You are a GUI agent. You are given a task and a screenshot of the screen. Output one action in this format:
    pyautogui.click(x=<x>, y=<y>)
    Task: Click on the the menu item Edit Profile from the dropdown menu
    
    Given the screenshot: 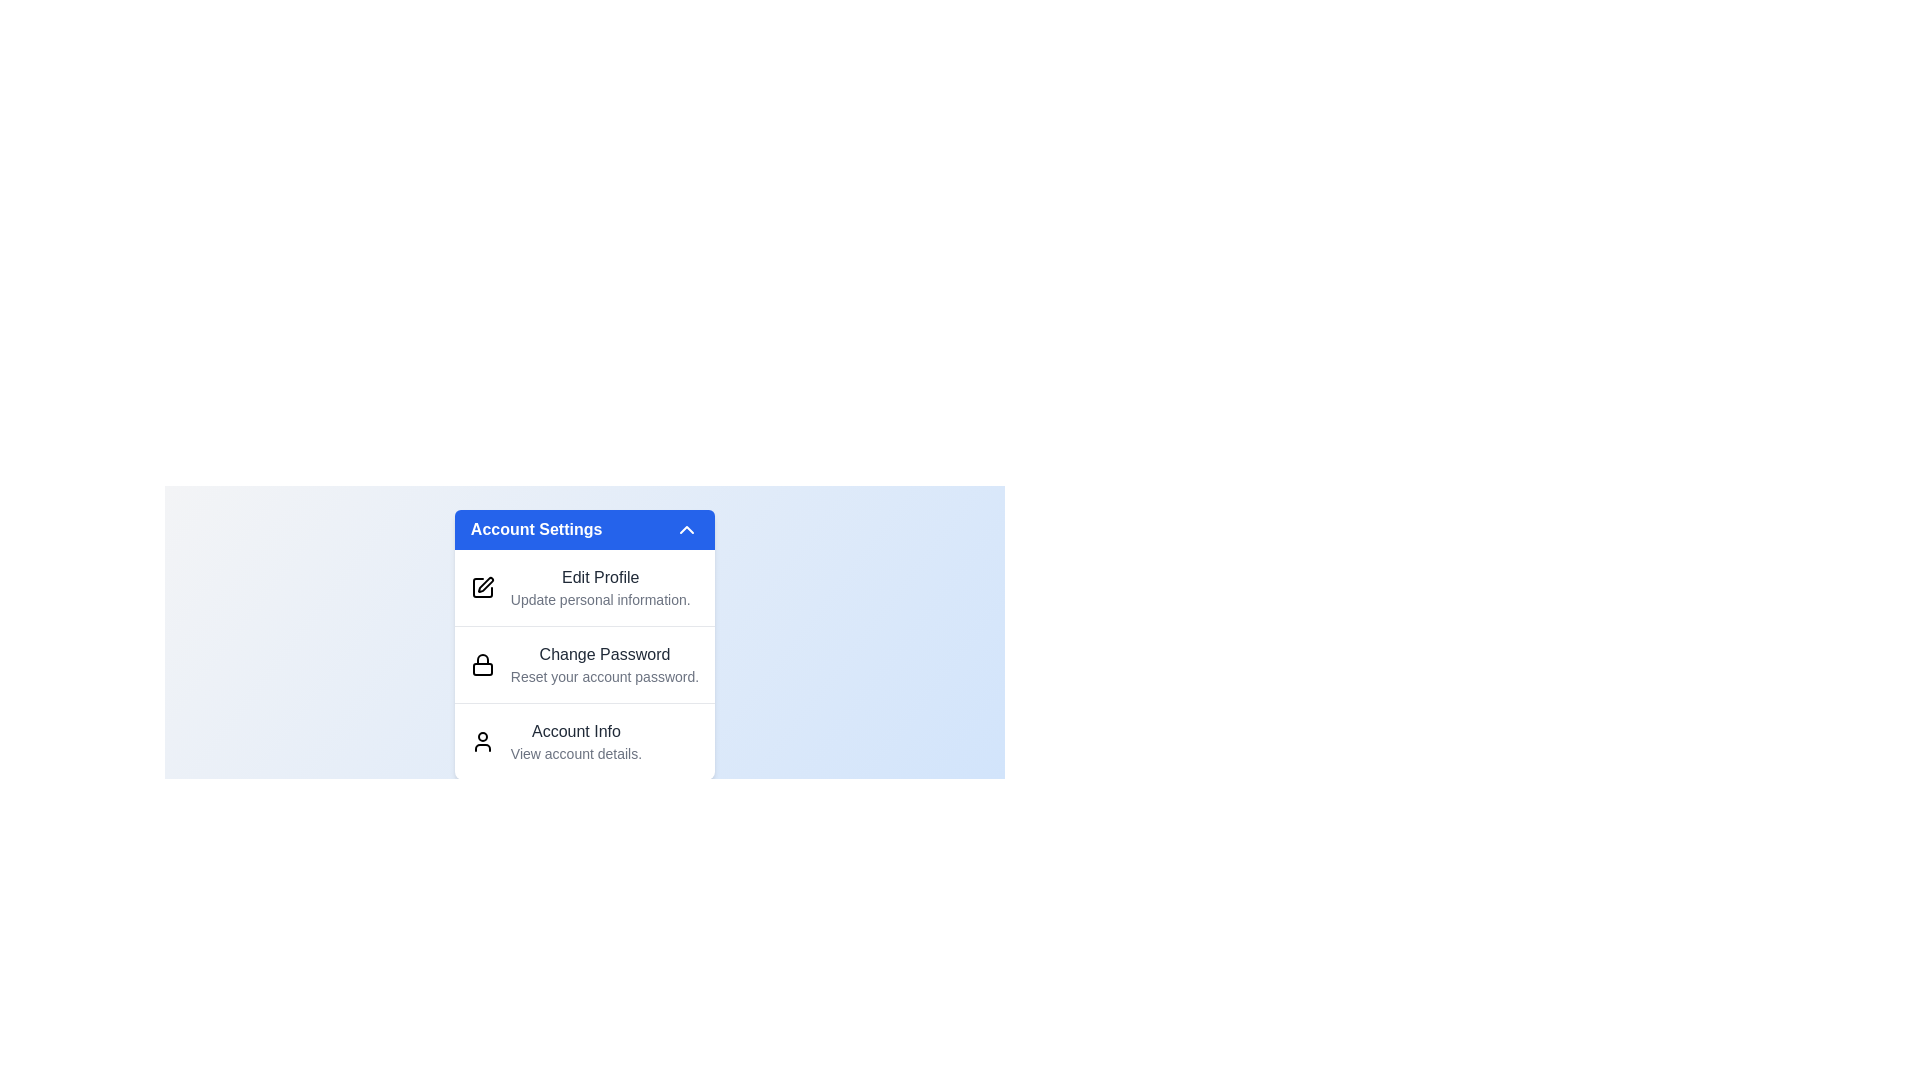 What is the action you would take?
    pyautogui.click(x=584, y=586)
    